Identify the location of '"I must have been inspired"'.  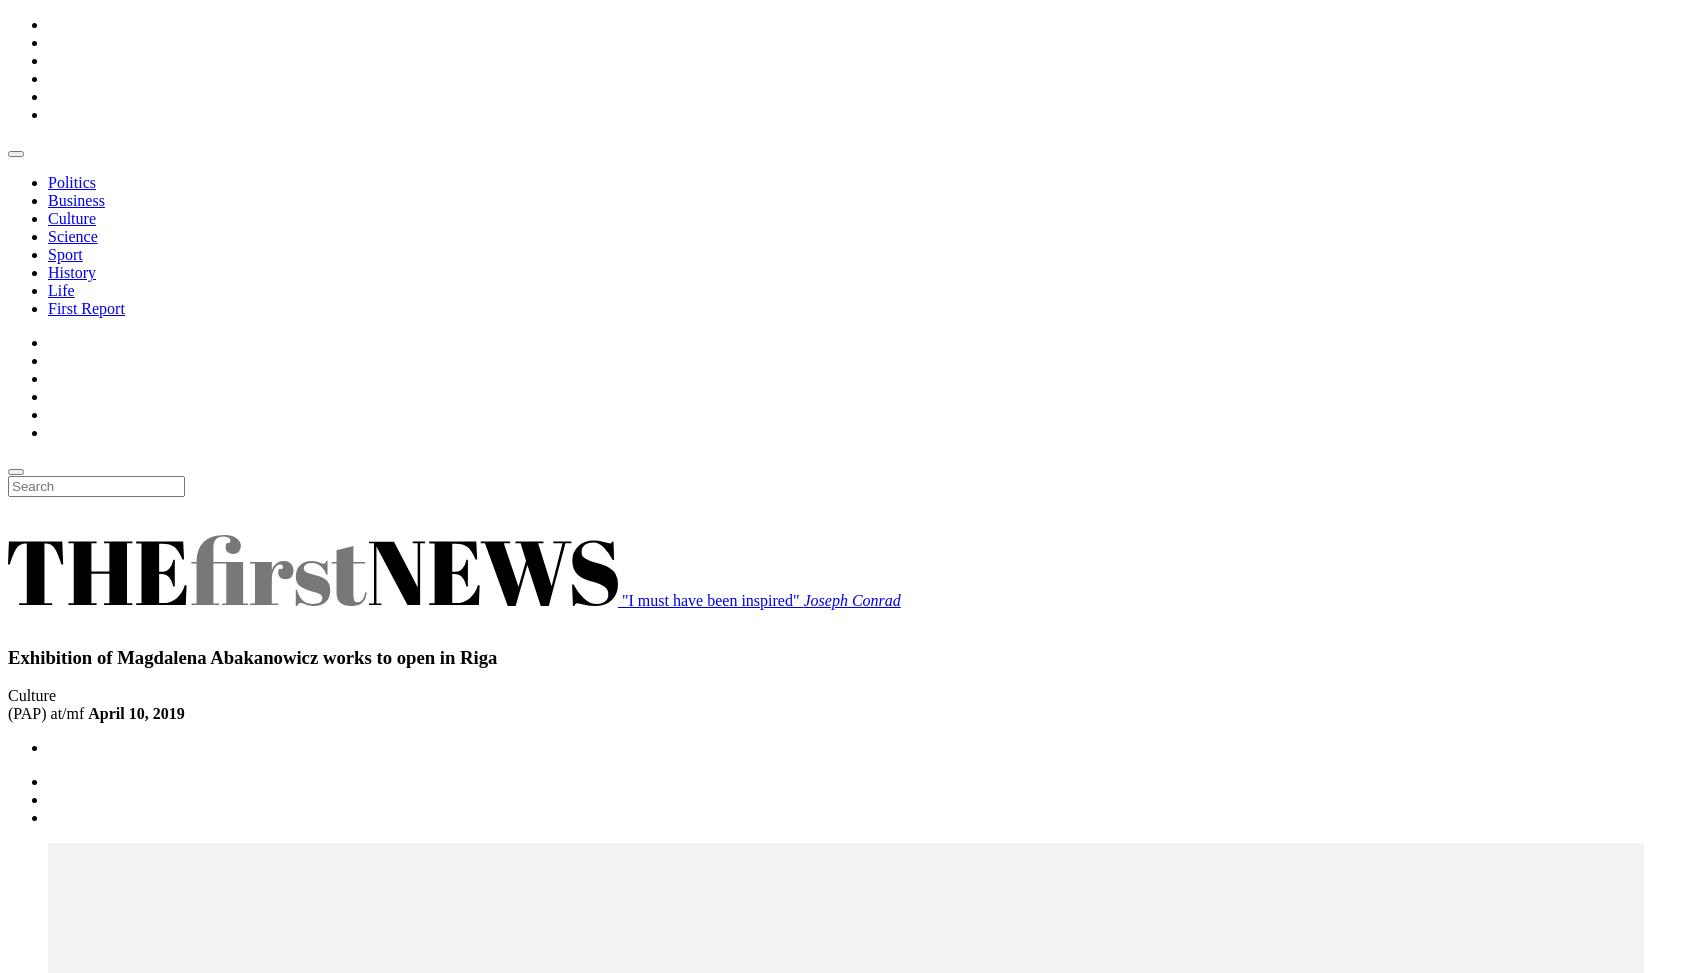
(711, 599).